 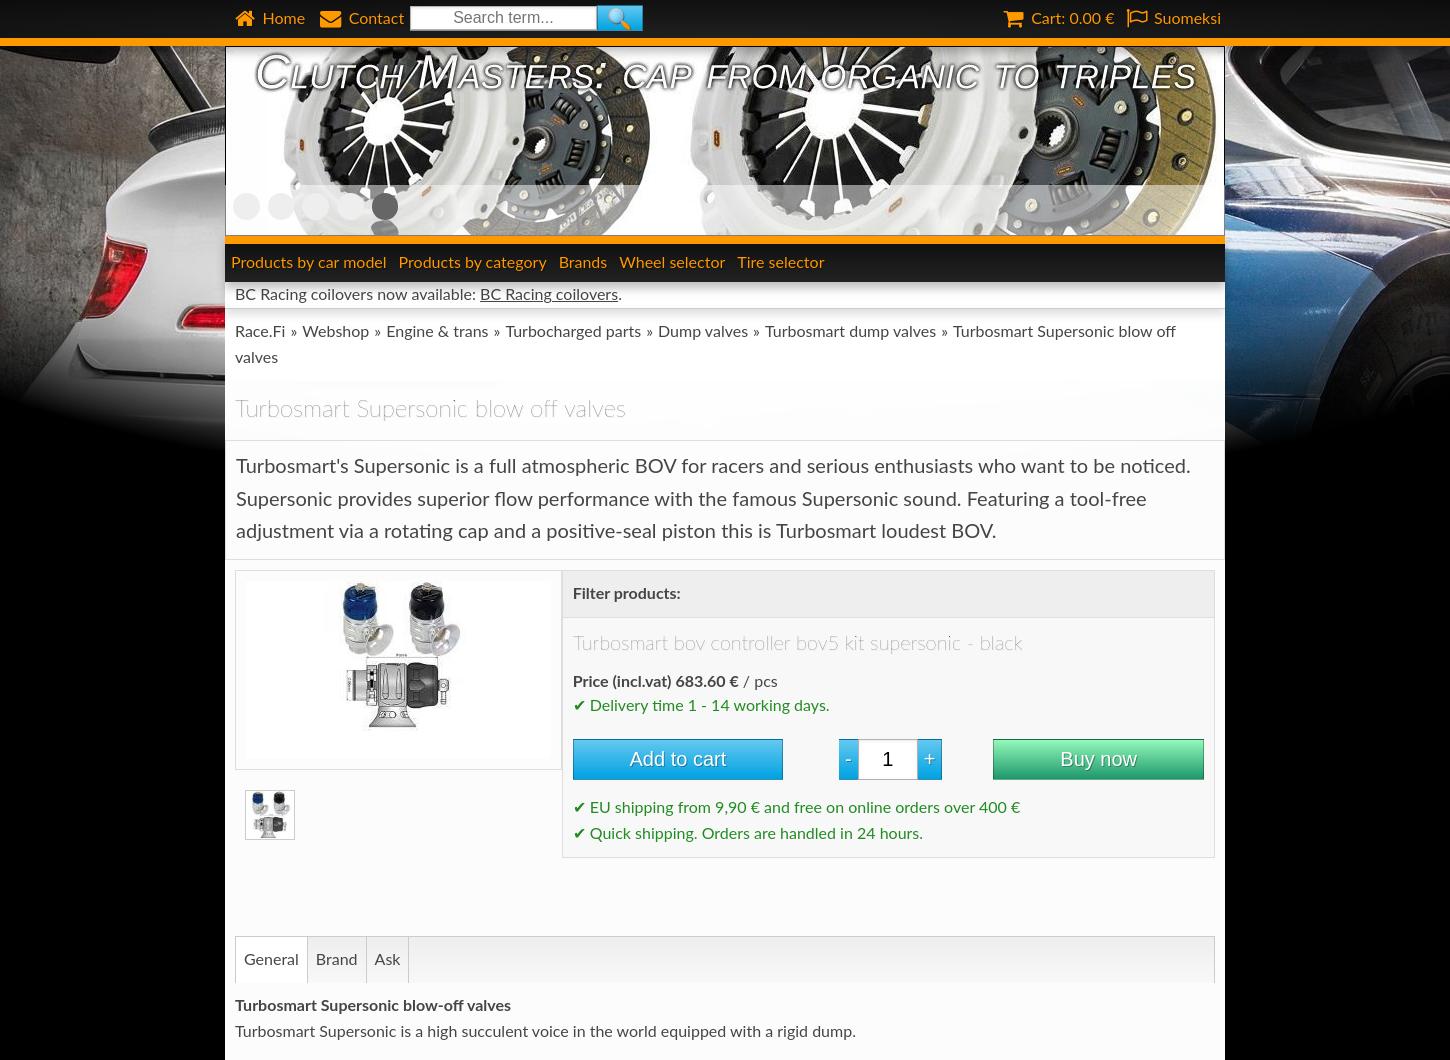 I want to click on 'Race.Fi', so click(x=259, y=331).